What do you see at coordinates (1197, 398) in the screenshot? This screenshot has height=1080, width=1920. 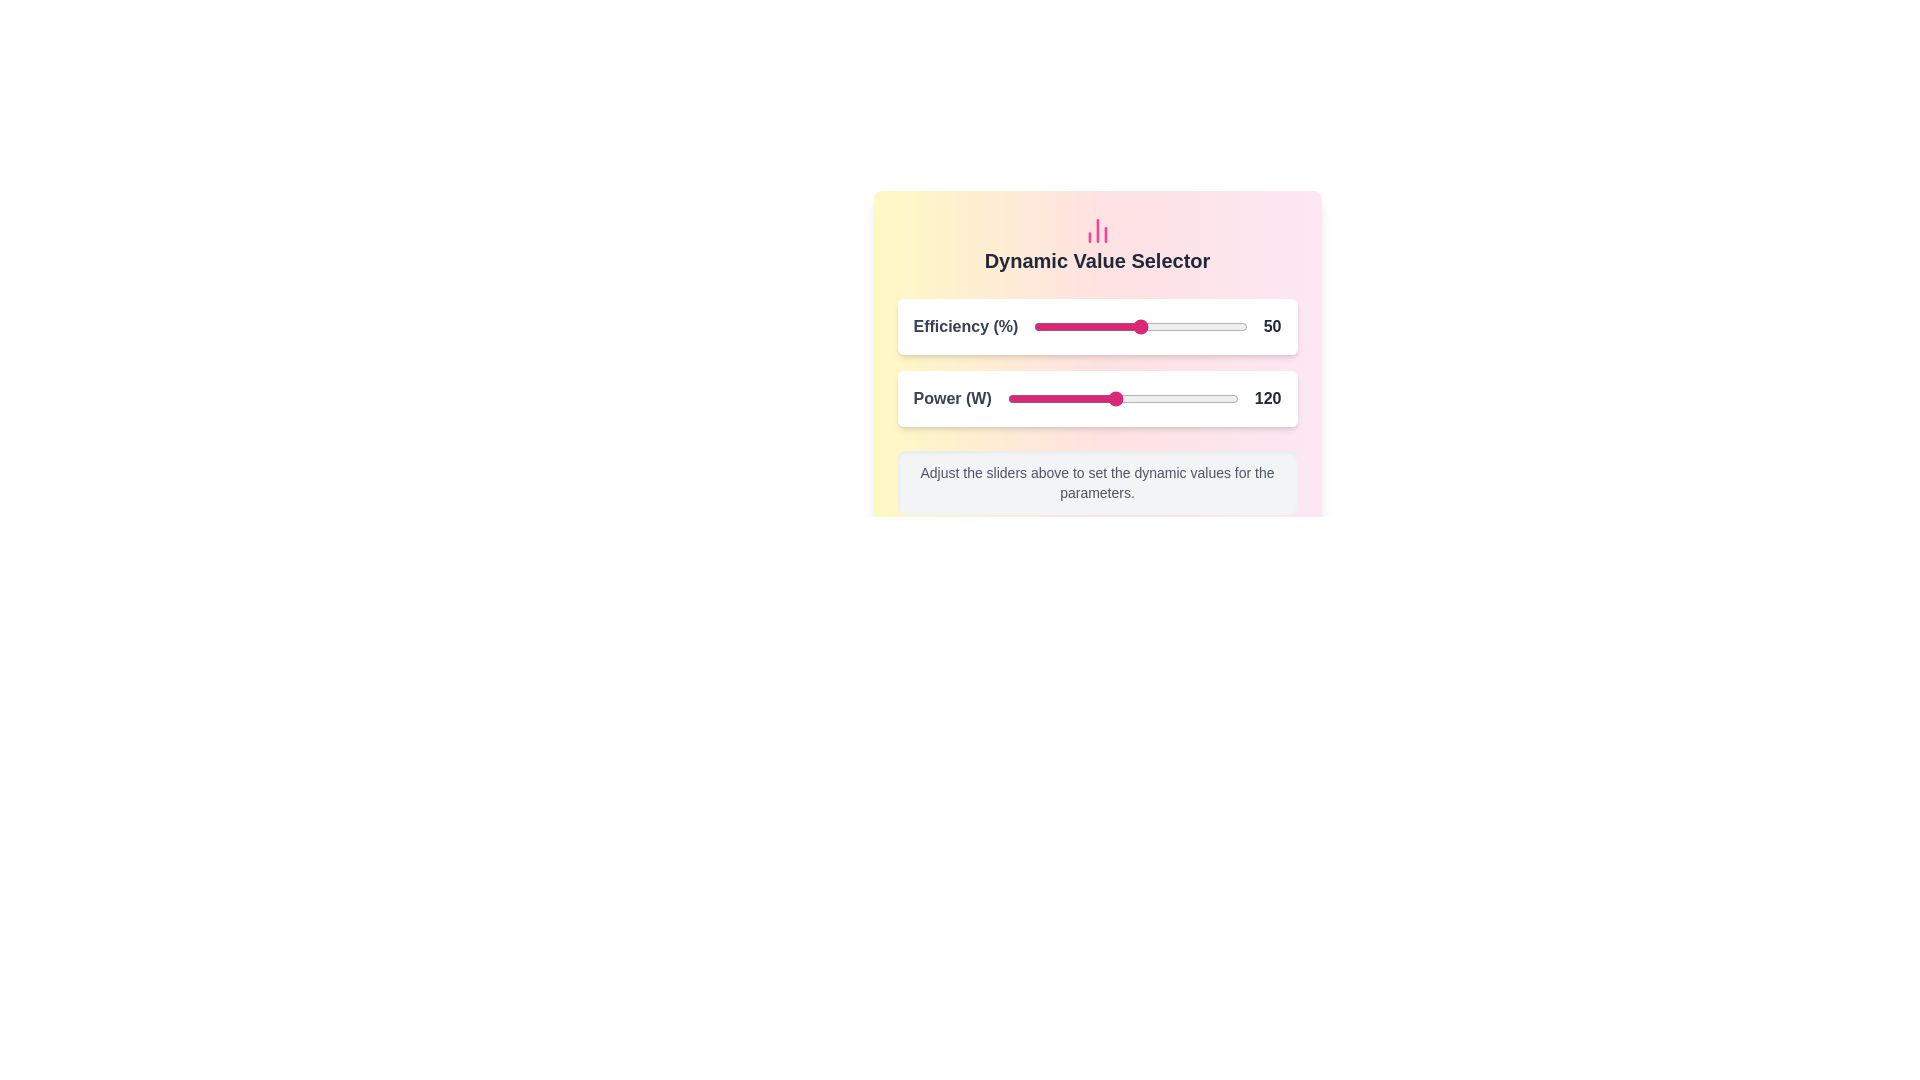 I see `the Power slider to set the value to 173` at bounding box center [1197, 398].